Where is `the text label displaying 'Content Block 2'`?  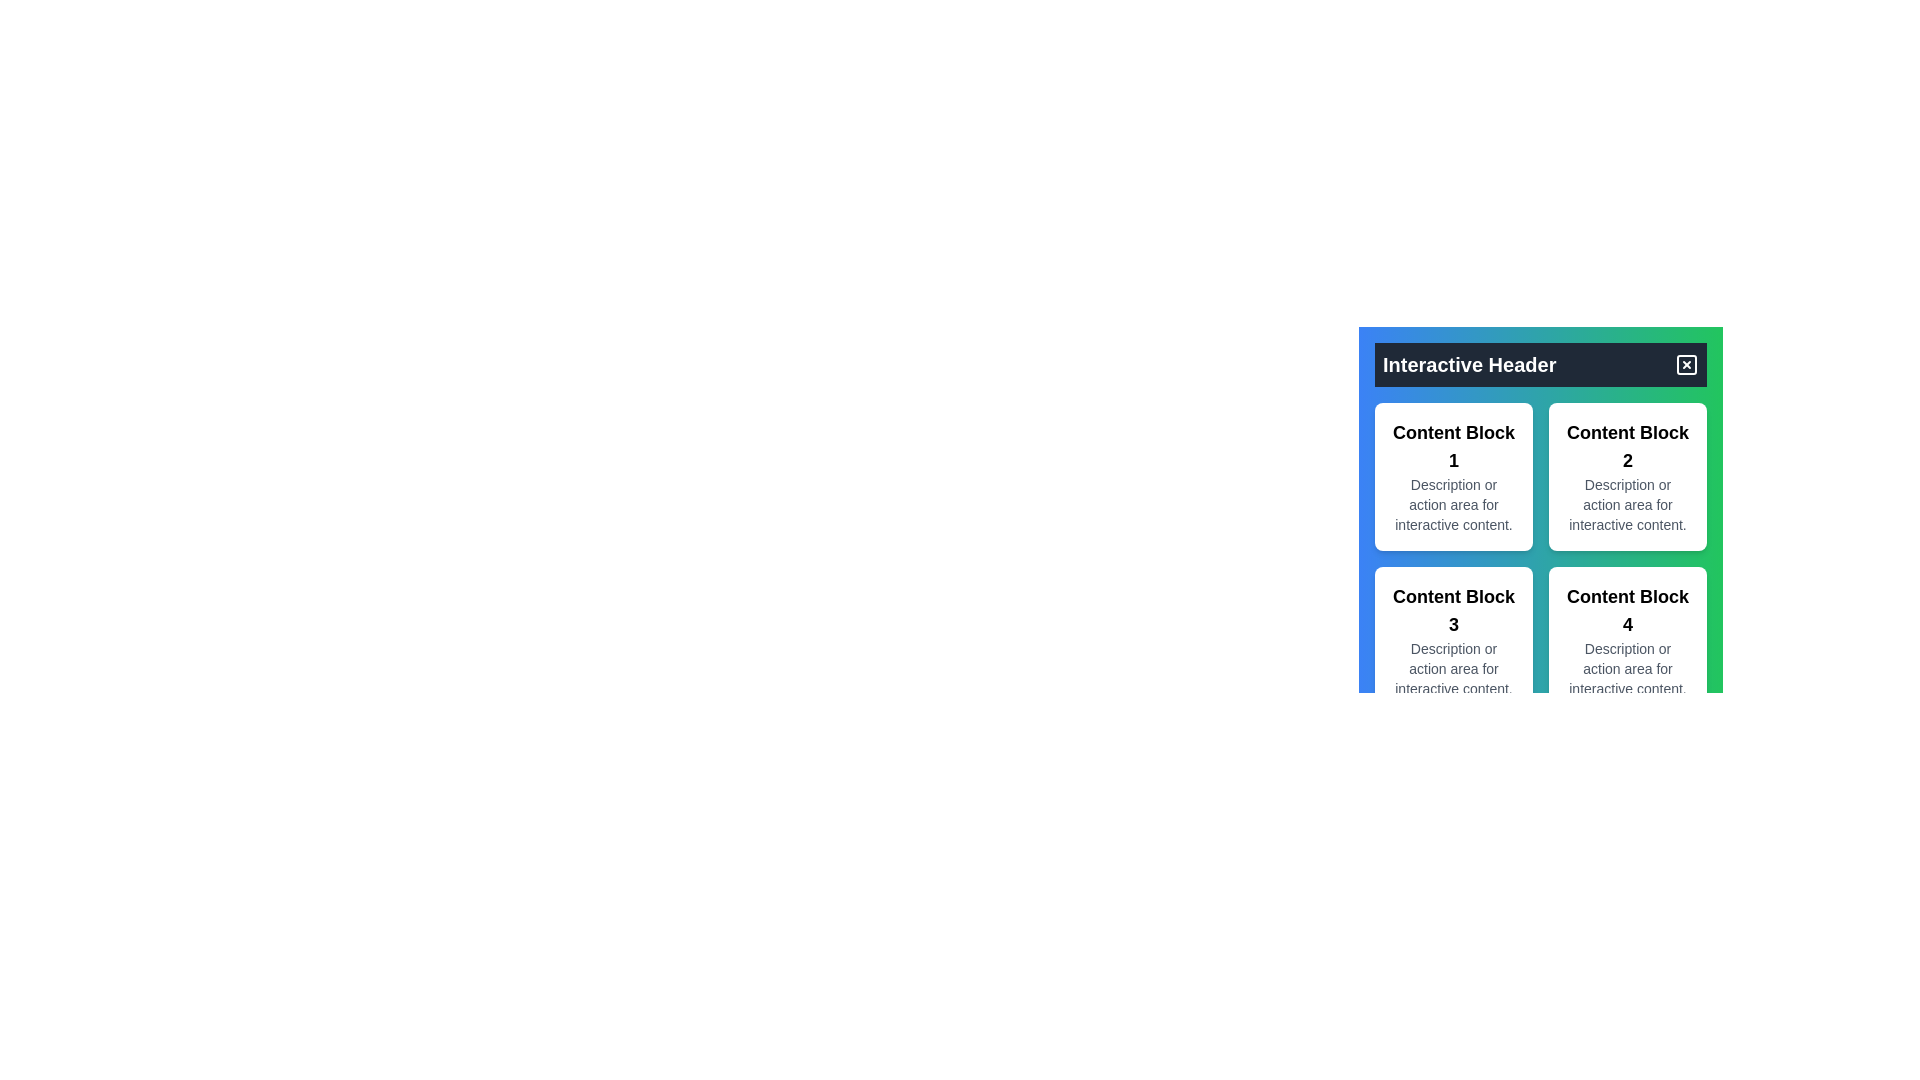 the text label displaying 'Content Block 2' is located at coordinates (1627, 446).